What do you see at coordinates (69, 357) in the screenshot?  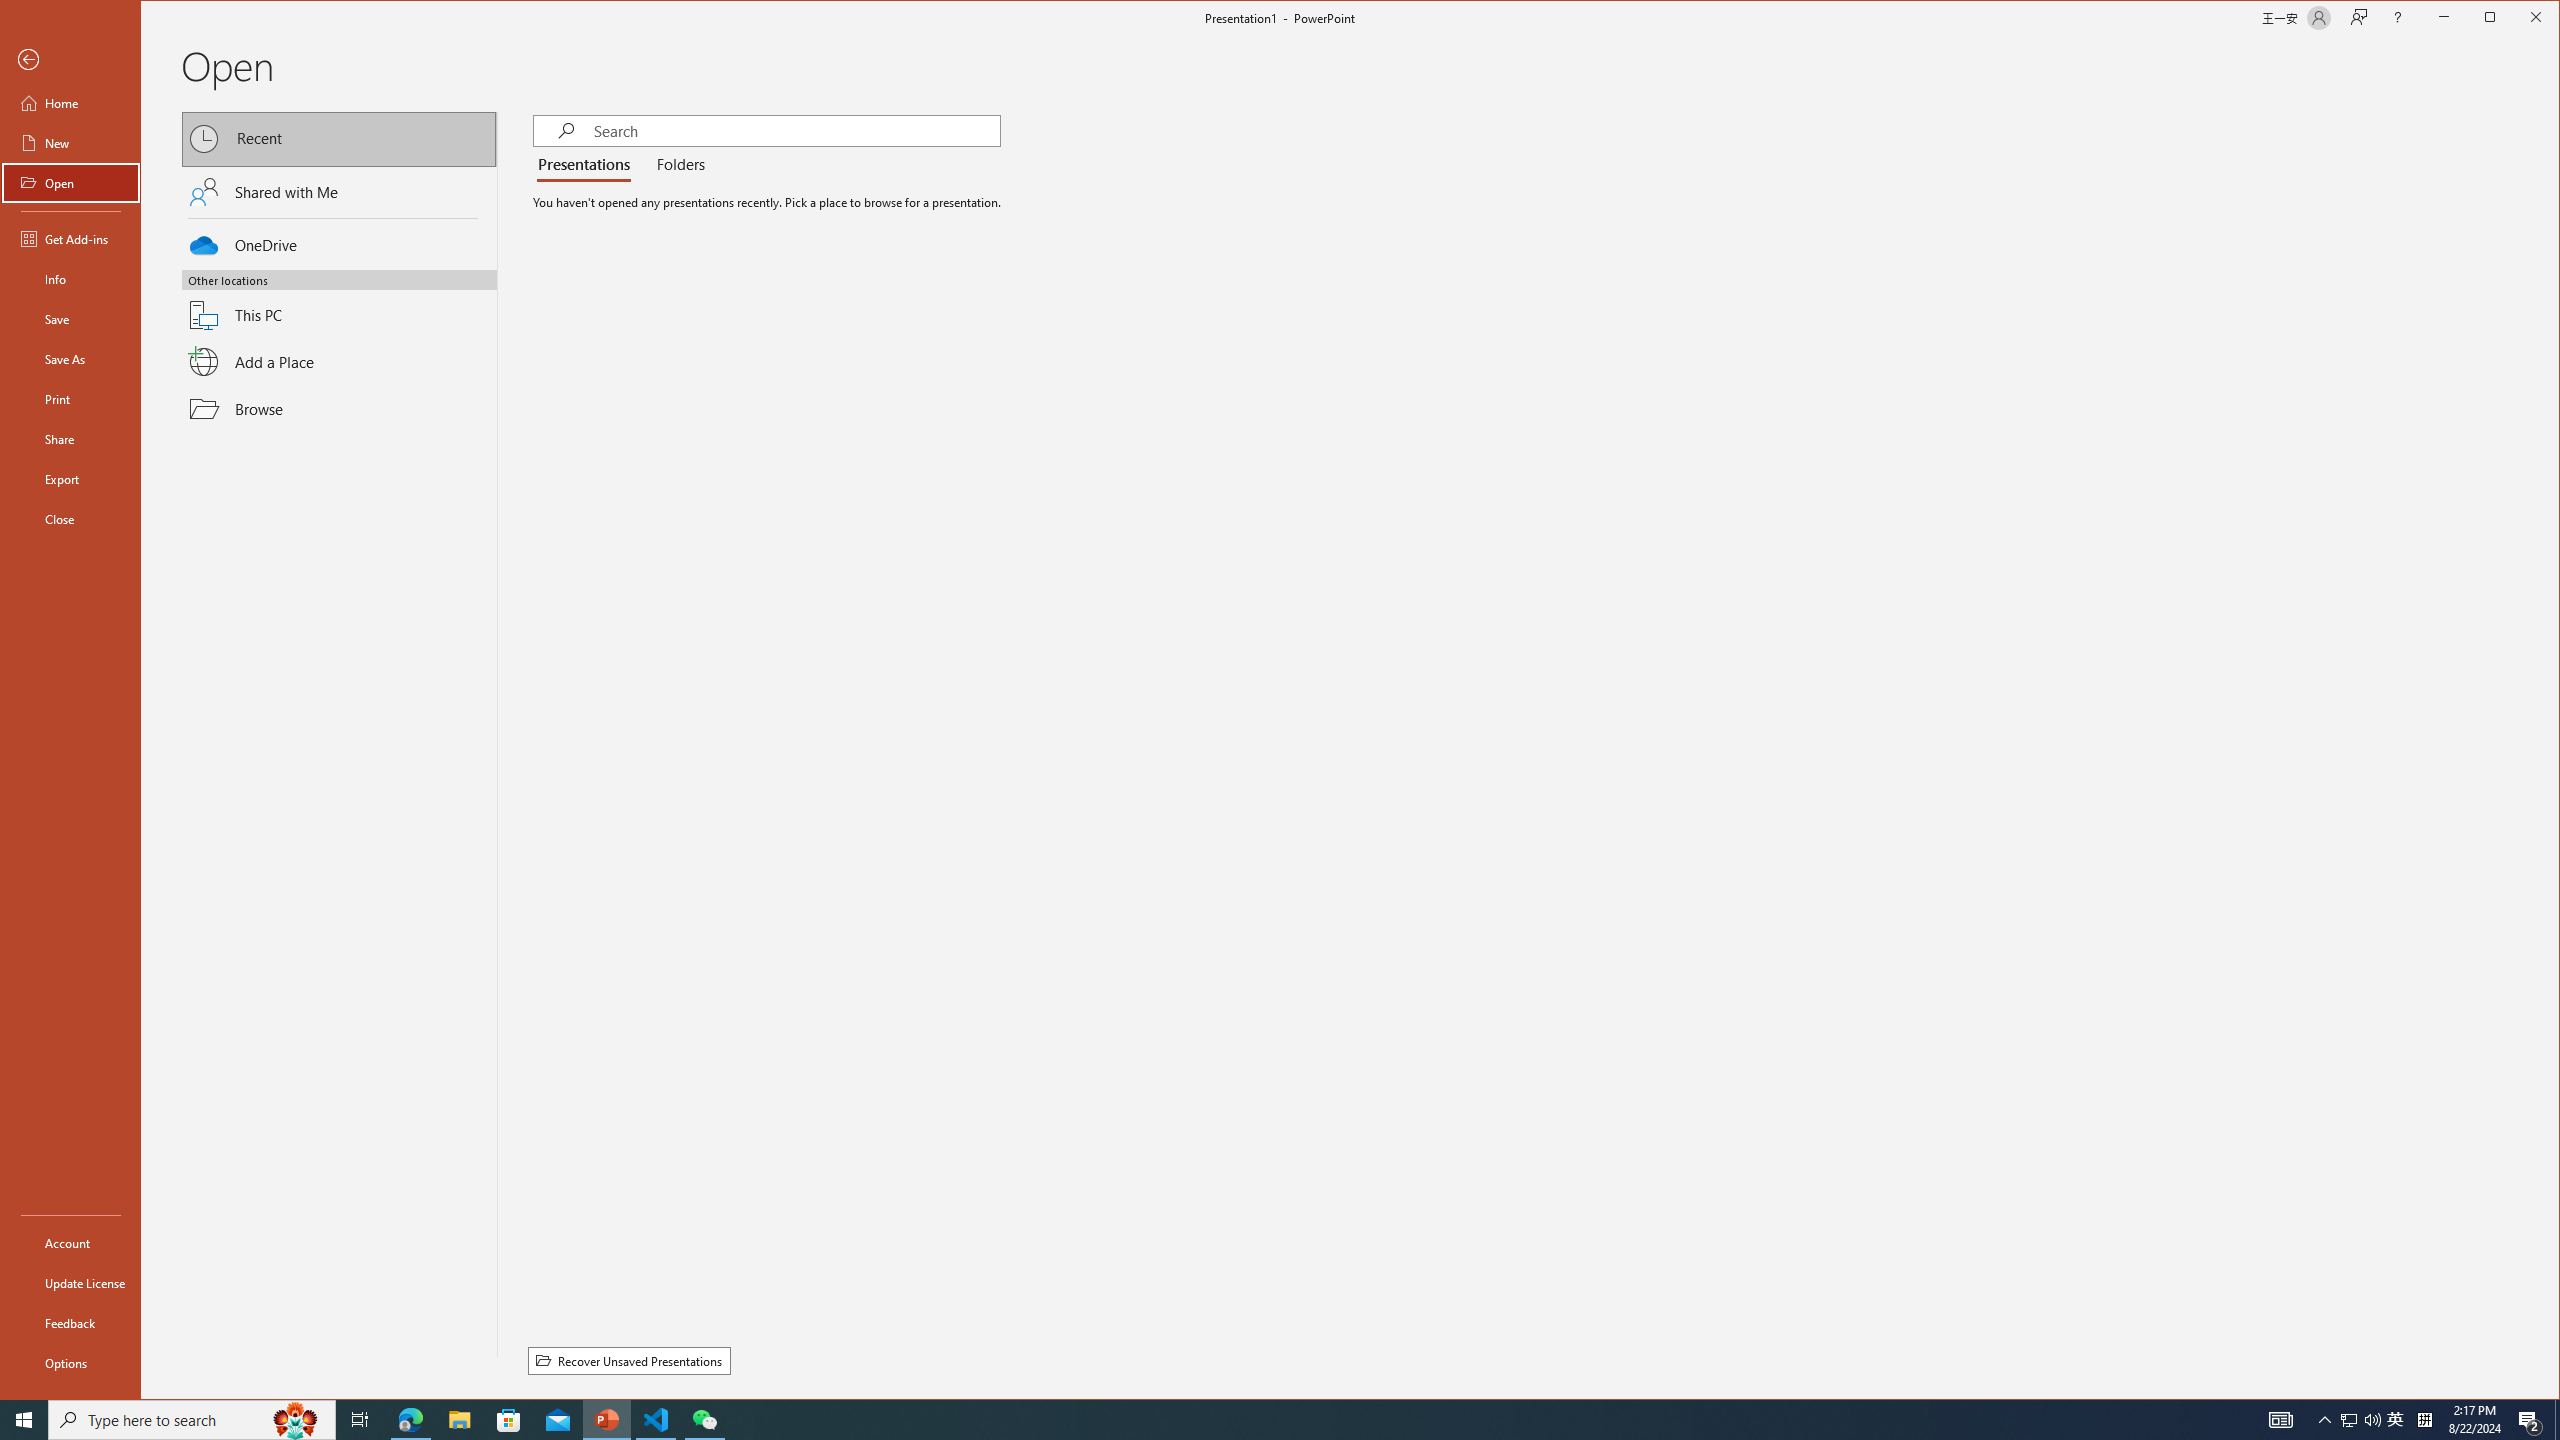 I see `'Save As'` at bounding box center [69, 357].